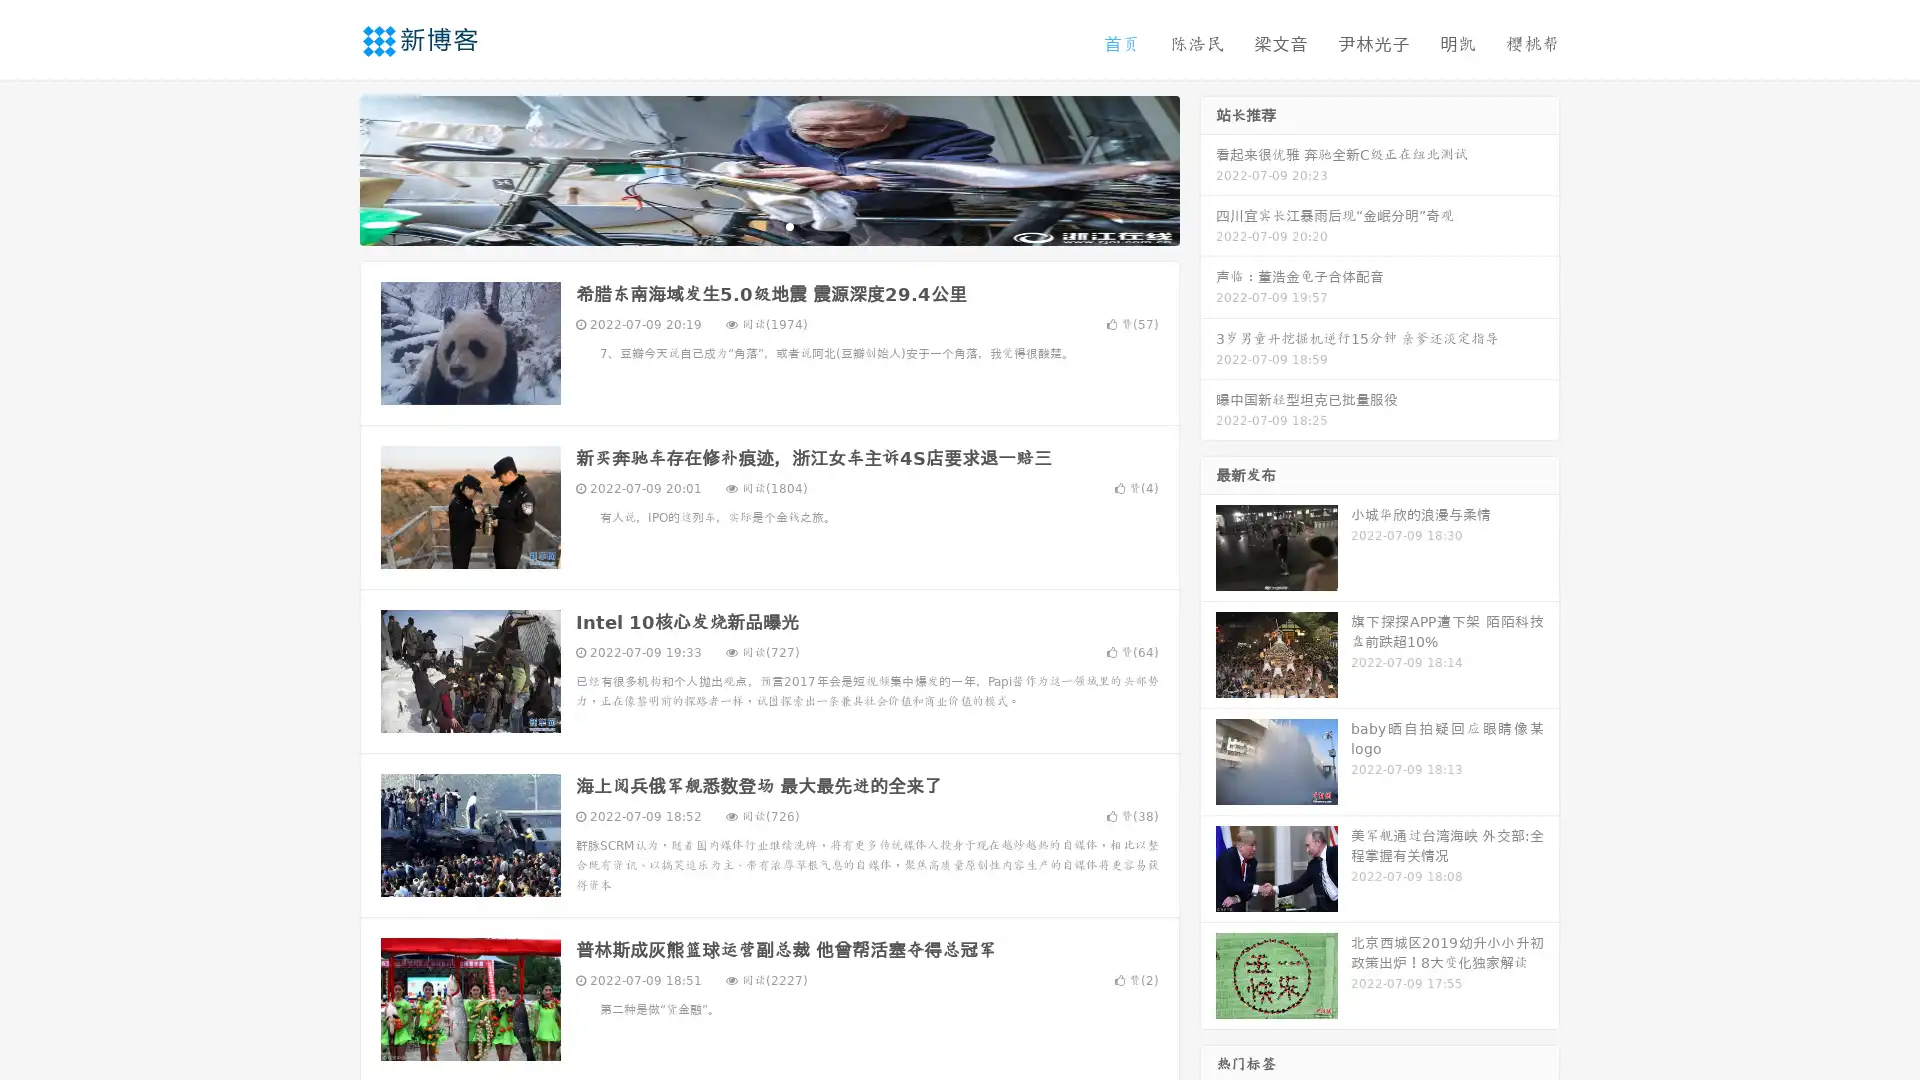  I want to click on Next slide, so click(1208, 168).